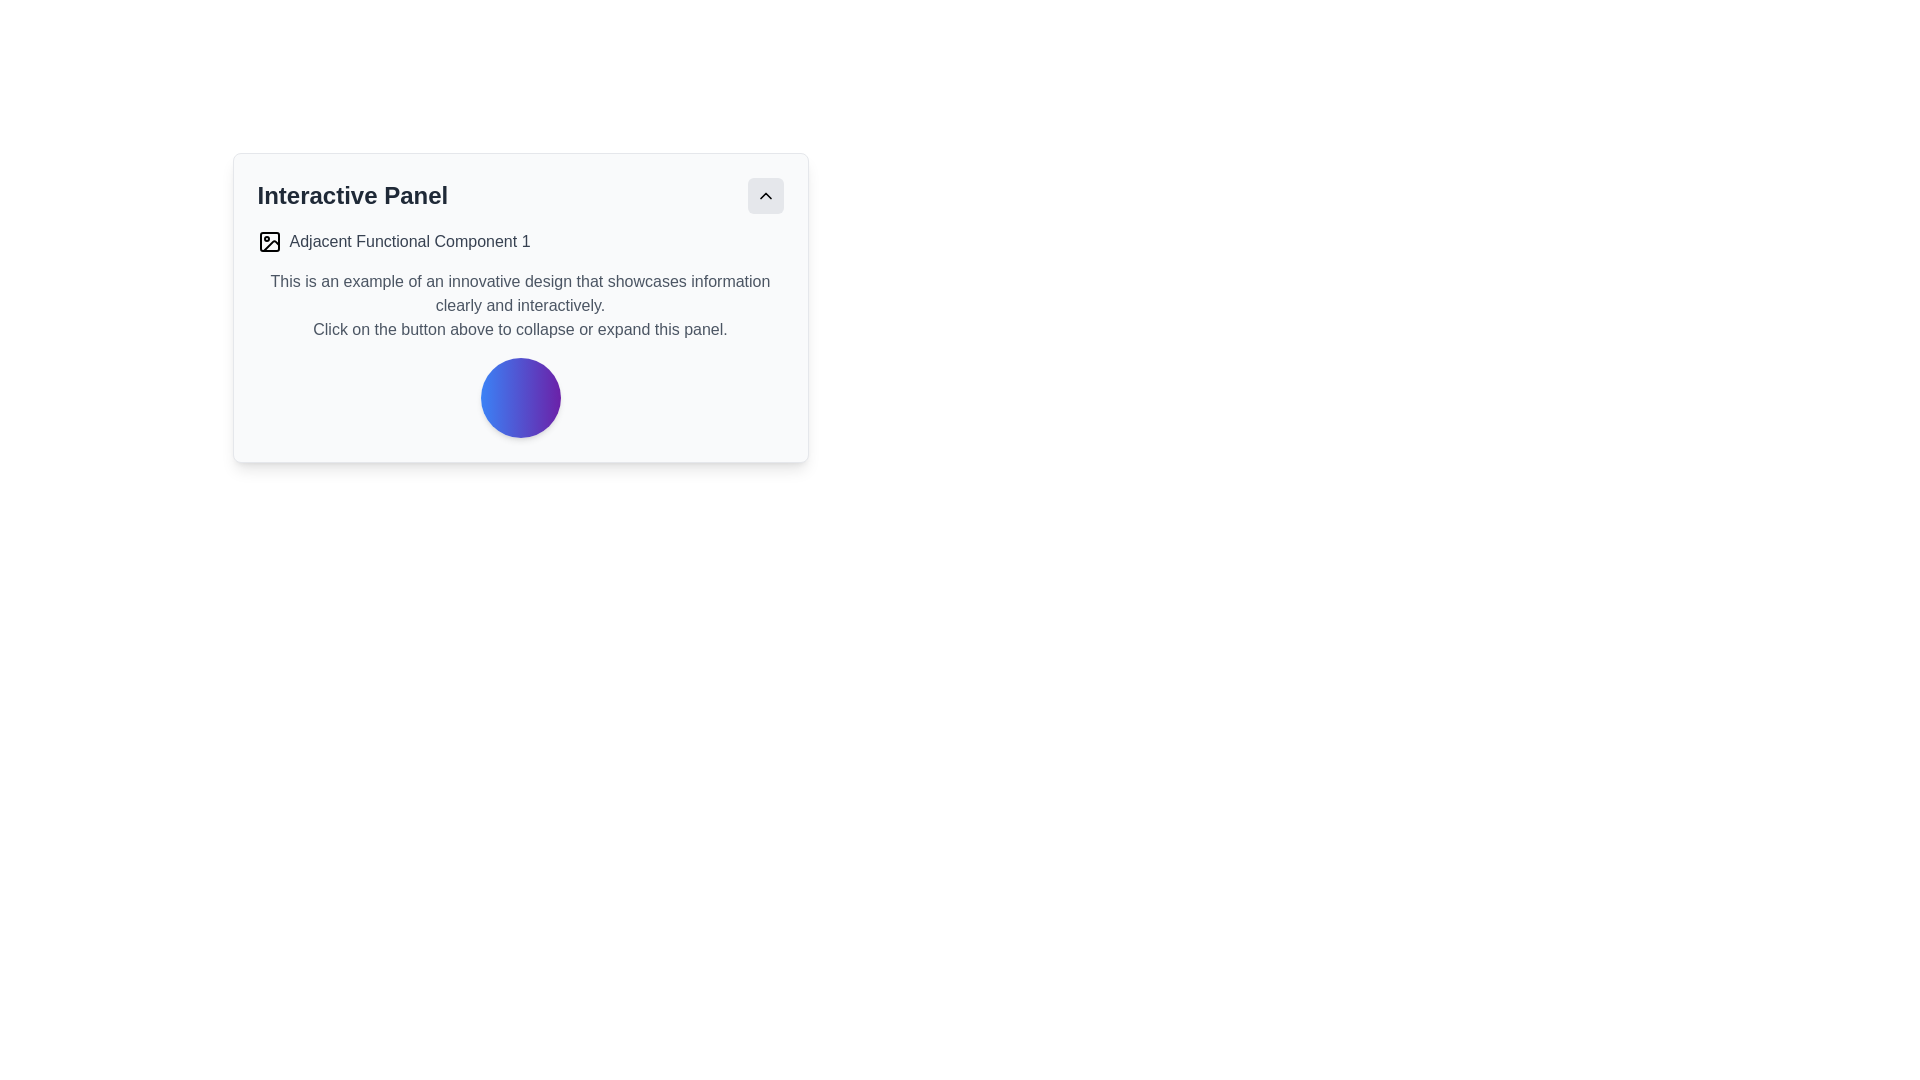 Image resolution: width=1920 pixels, height=1080 pixels. I want to click on the text element displaying 'This is an example of an innovative design that showcases information clearly and interactively.' located below the 'Interactive Panel' heading, so click(520, 293).